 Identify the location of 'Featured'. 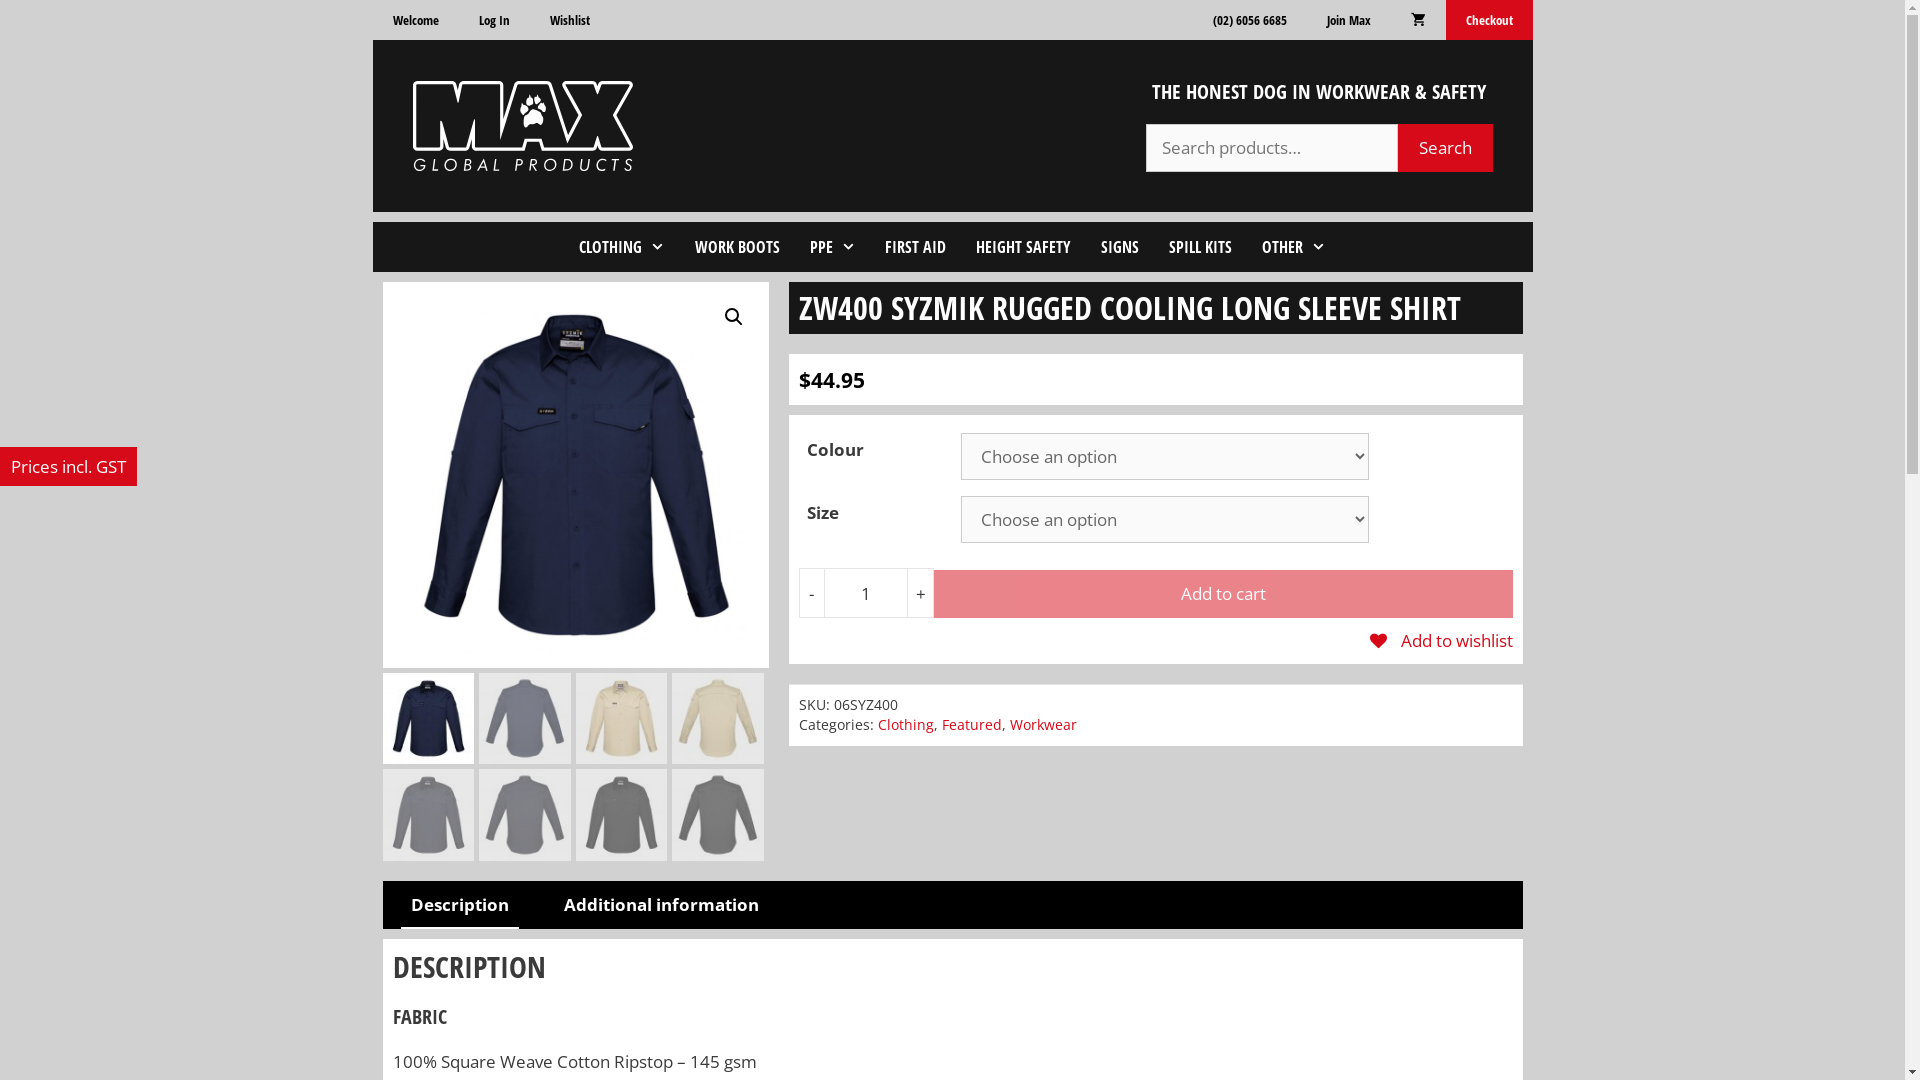
(940, 724).